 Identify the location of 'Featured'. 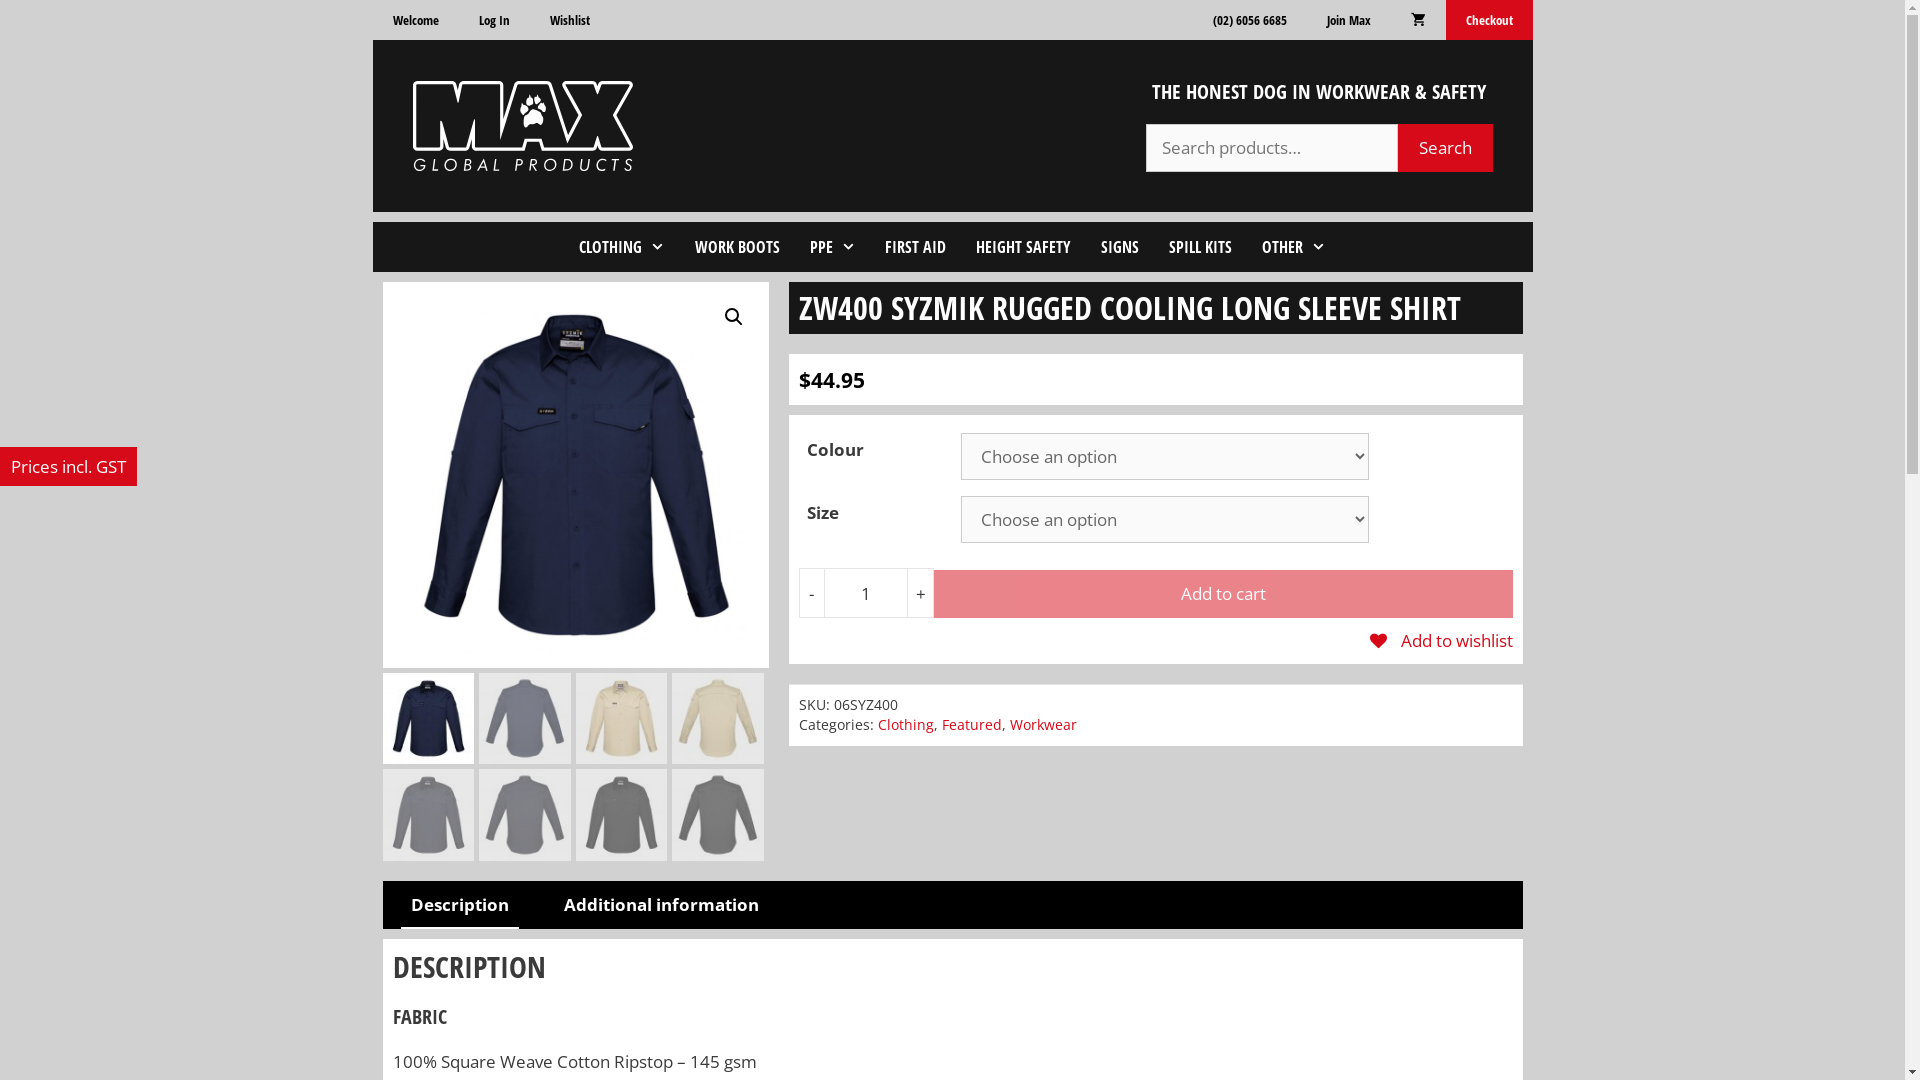
(940, 724).